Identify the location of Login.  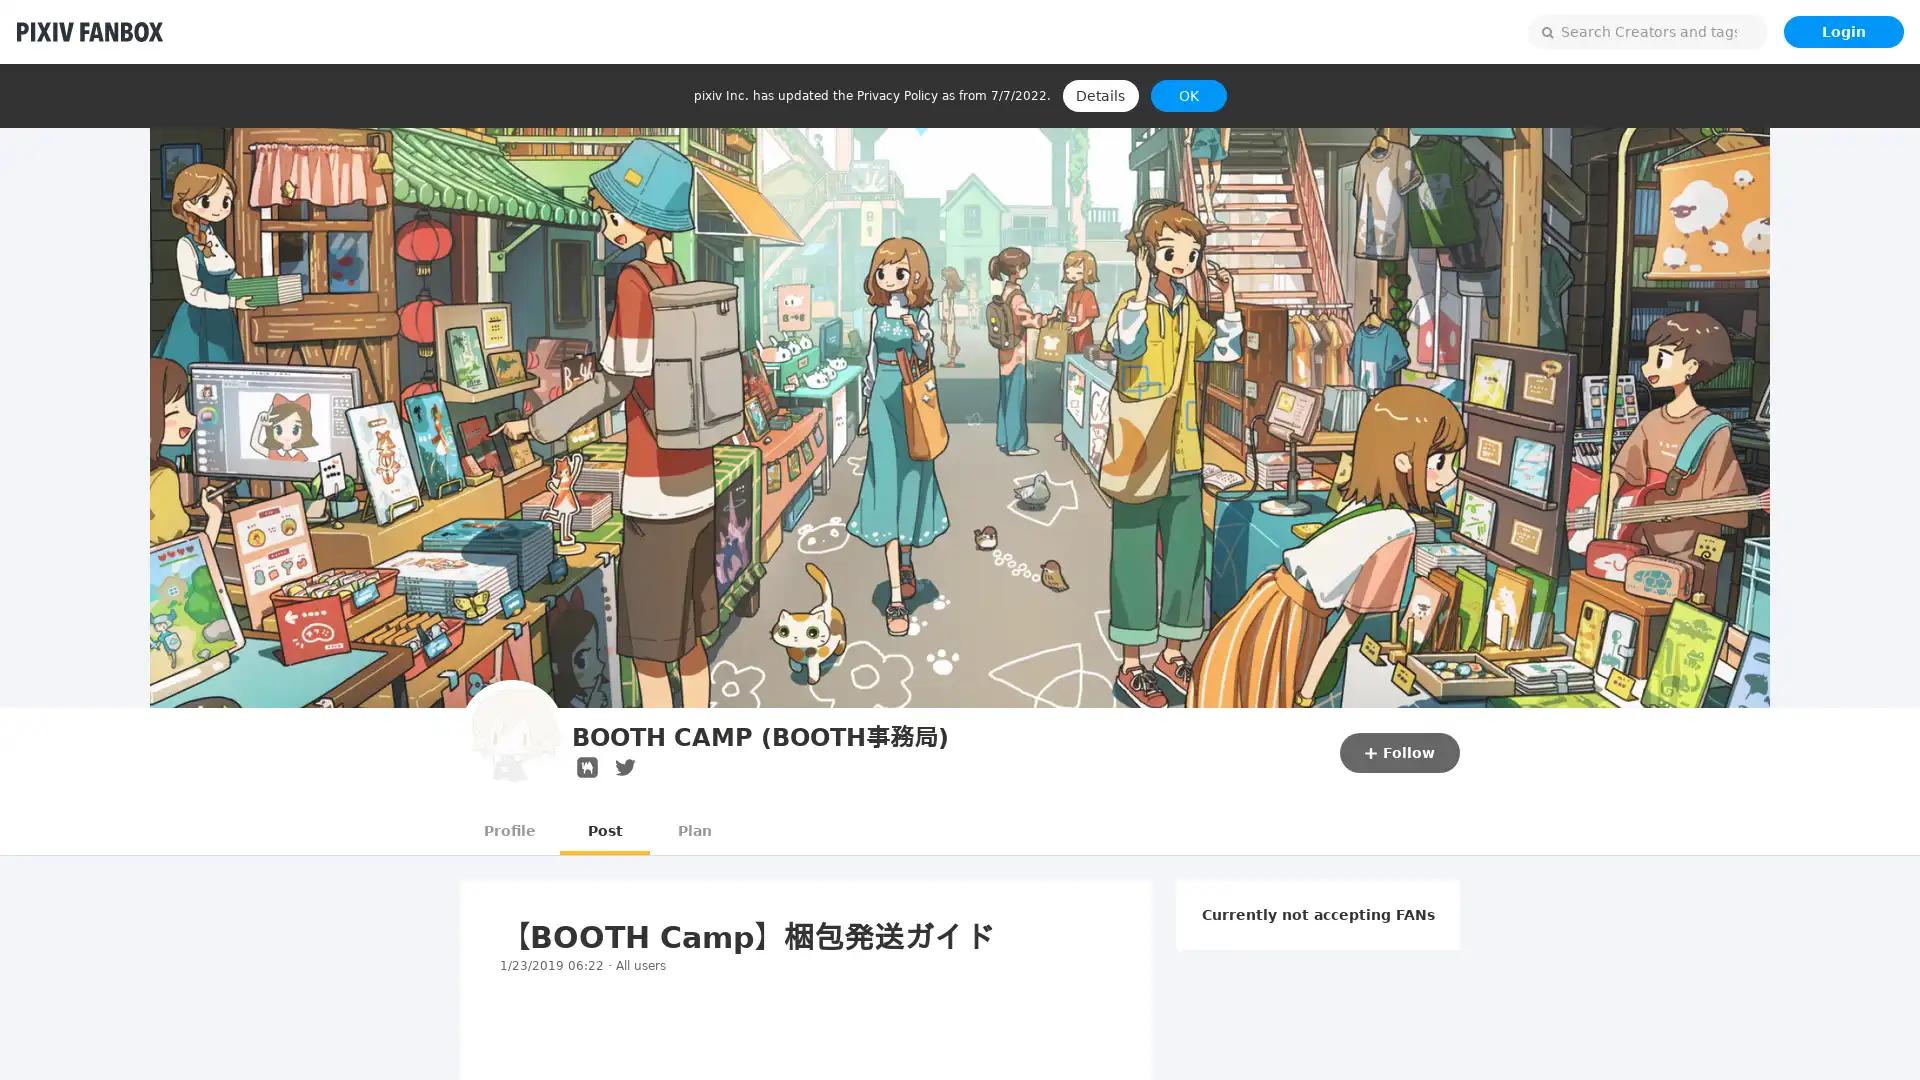
(1842, 31).